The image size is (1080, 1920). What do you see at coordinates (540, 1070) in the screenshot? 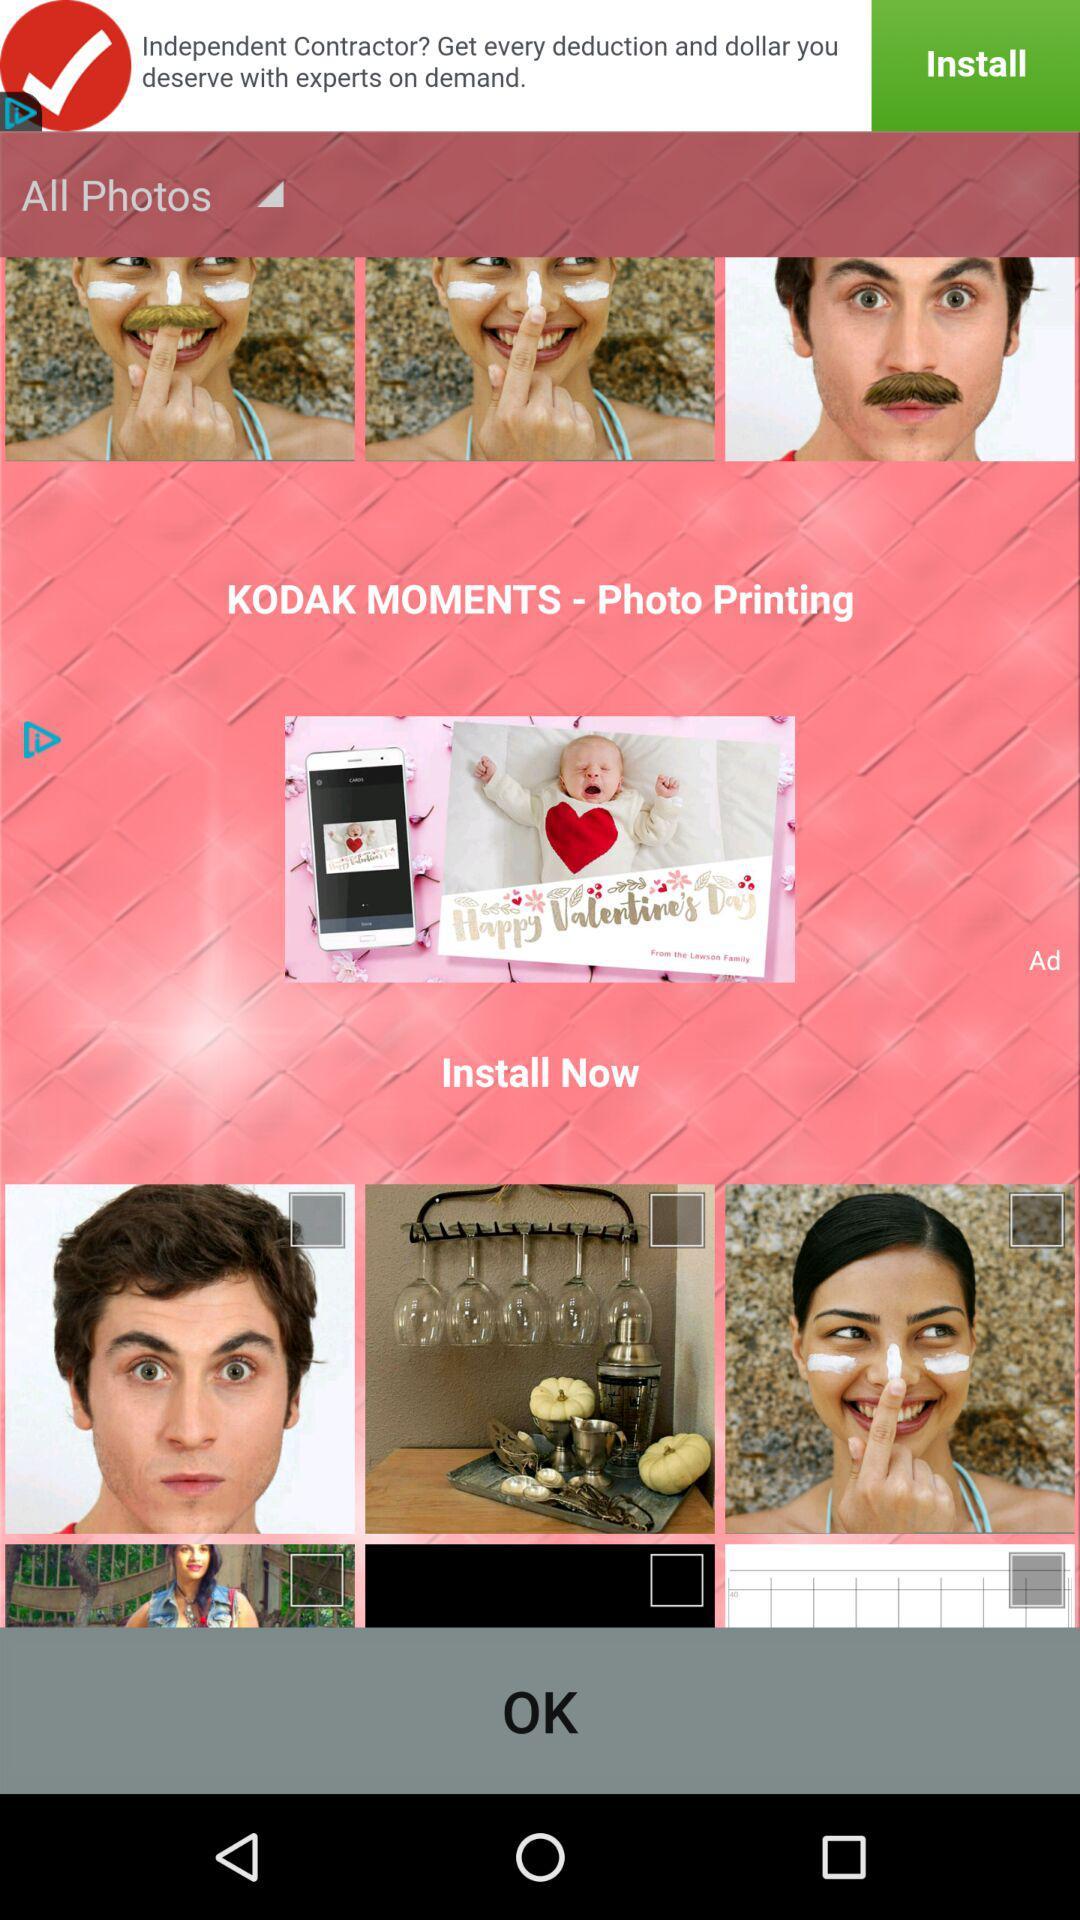
I see `the install now item` at bounding box center [540, 1070].